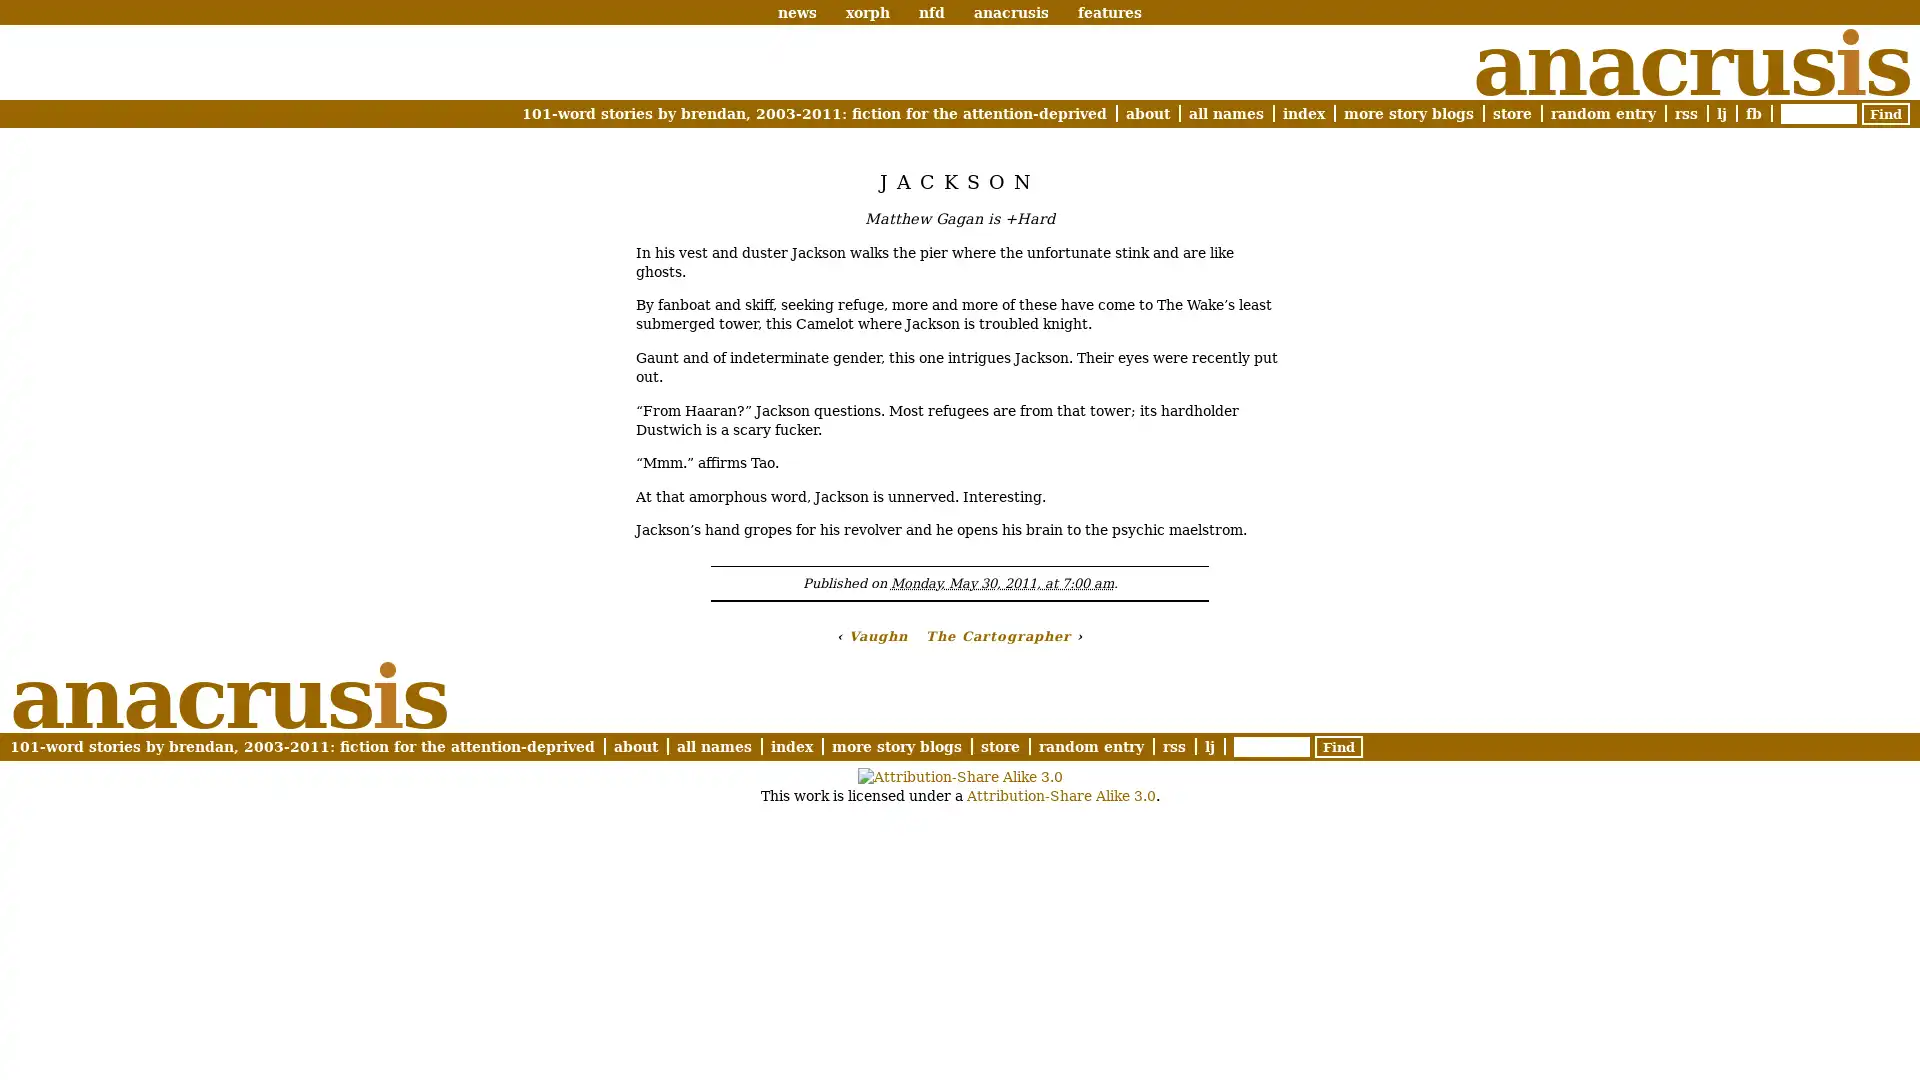 Image resolution: width=1920 pixels, height=1080 pixels. I want to click on Find, so click(1339, 745).